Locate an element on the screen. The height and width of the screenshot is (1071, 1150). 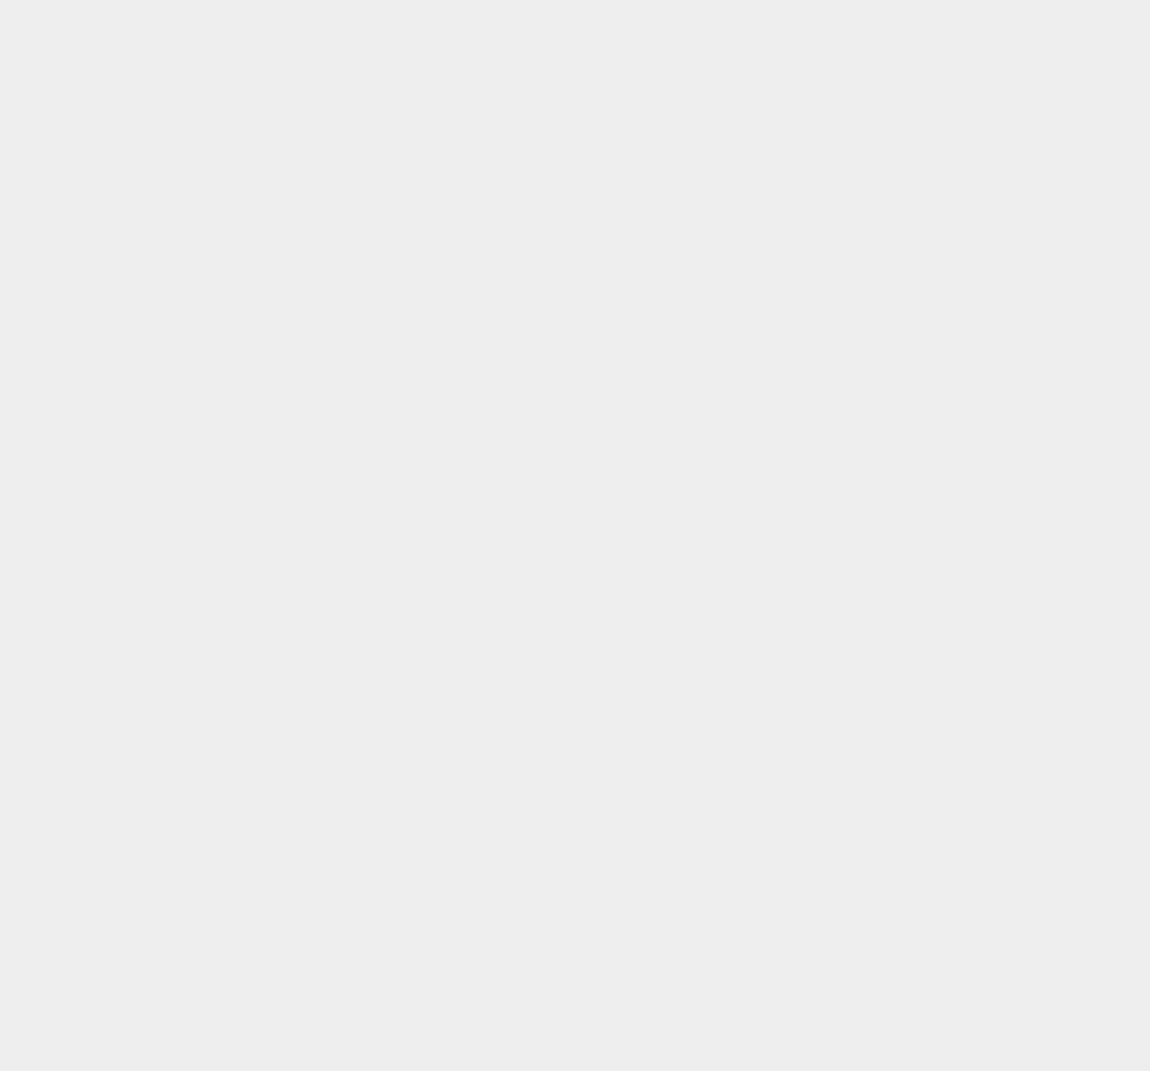
'Logitech' is located at coordinates (838, 509).